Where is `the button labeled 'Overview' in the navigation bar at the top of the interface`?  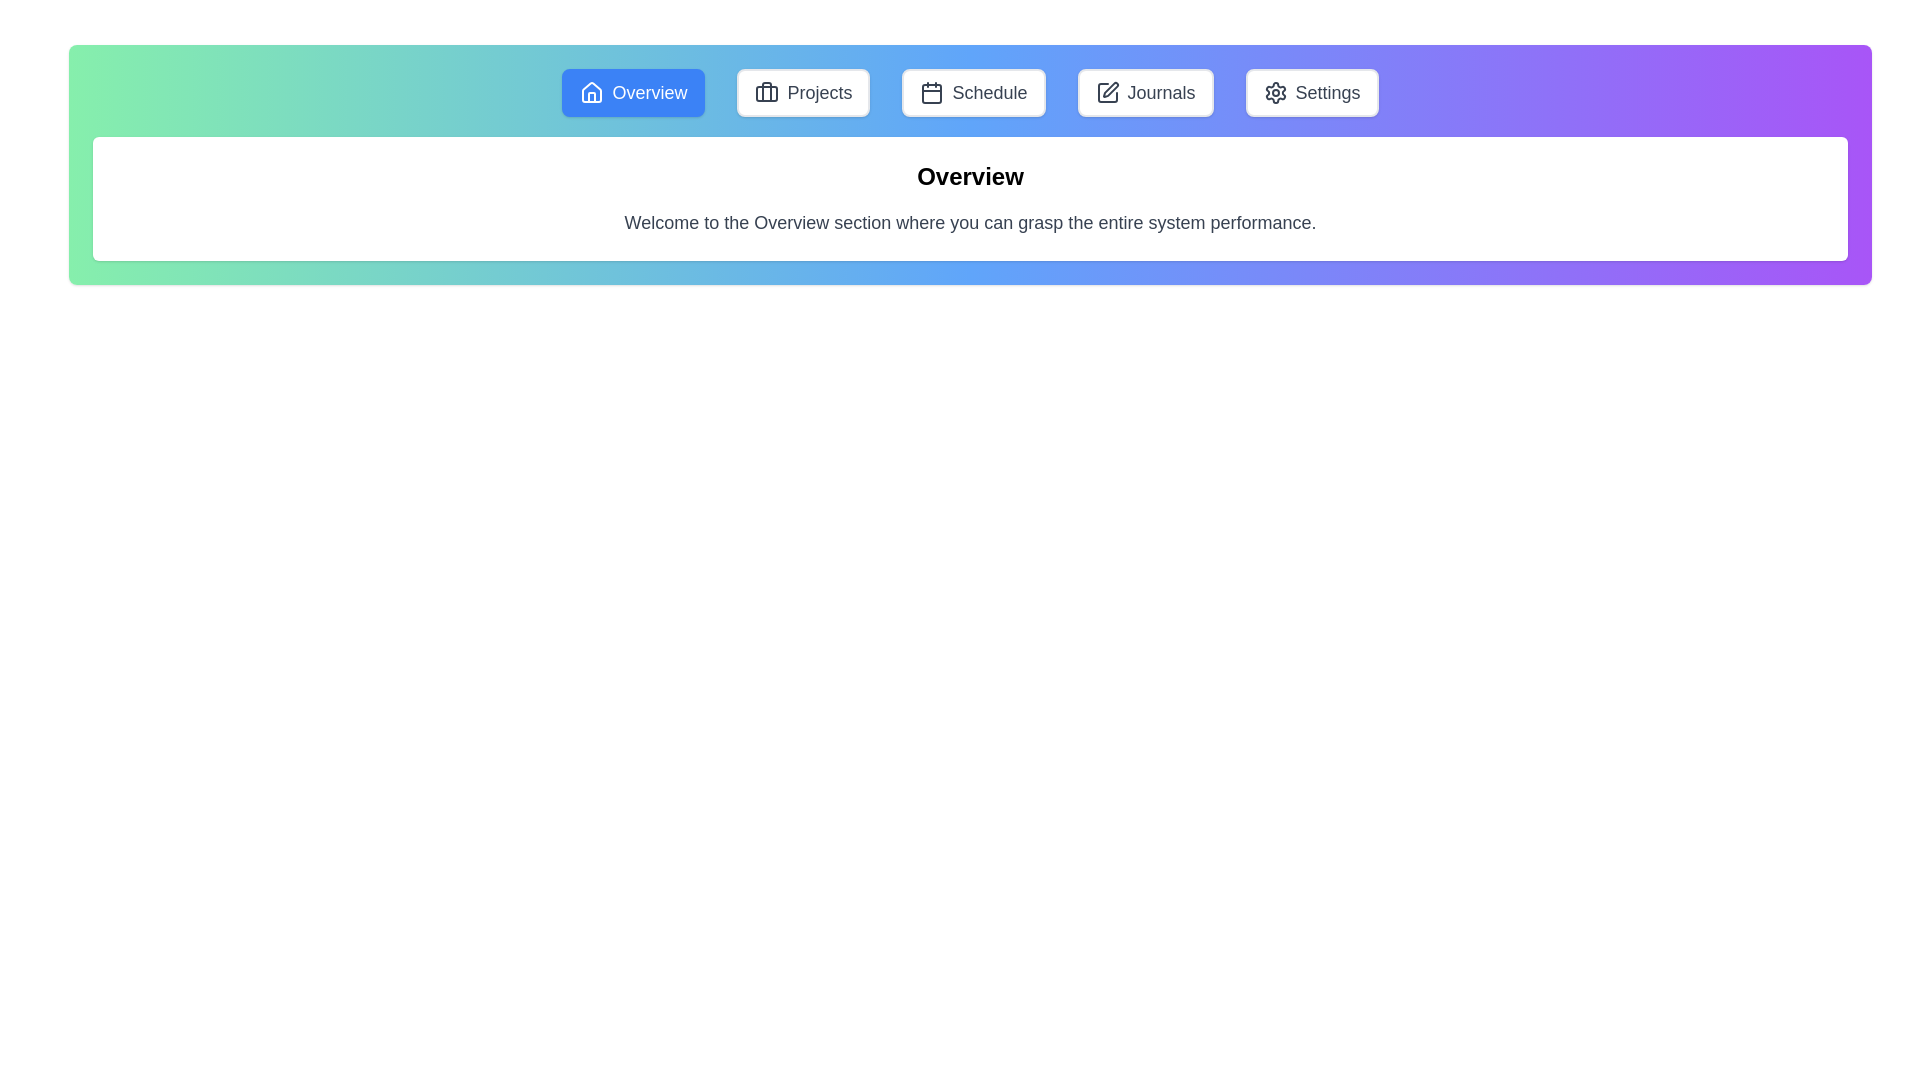 the button labeled 'Overview' in the navigation bar at the top of the interface is located at coordinates (970, 92).